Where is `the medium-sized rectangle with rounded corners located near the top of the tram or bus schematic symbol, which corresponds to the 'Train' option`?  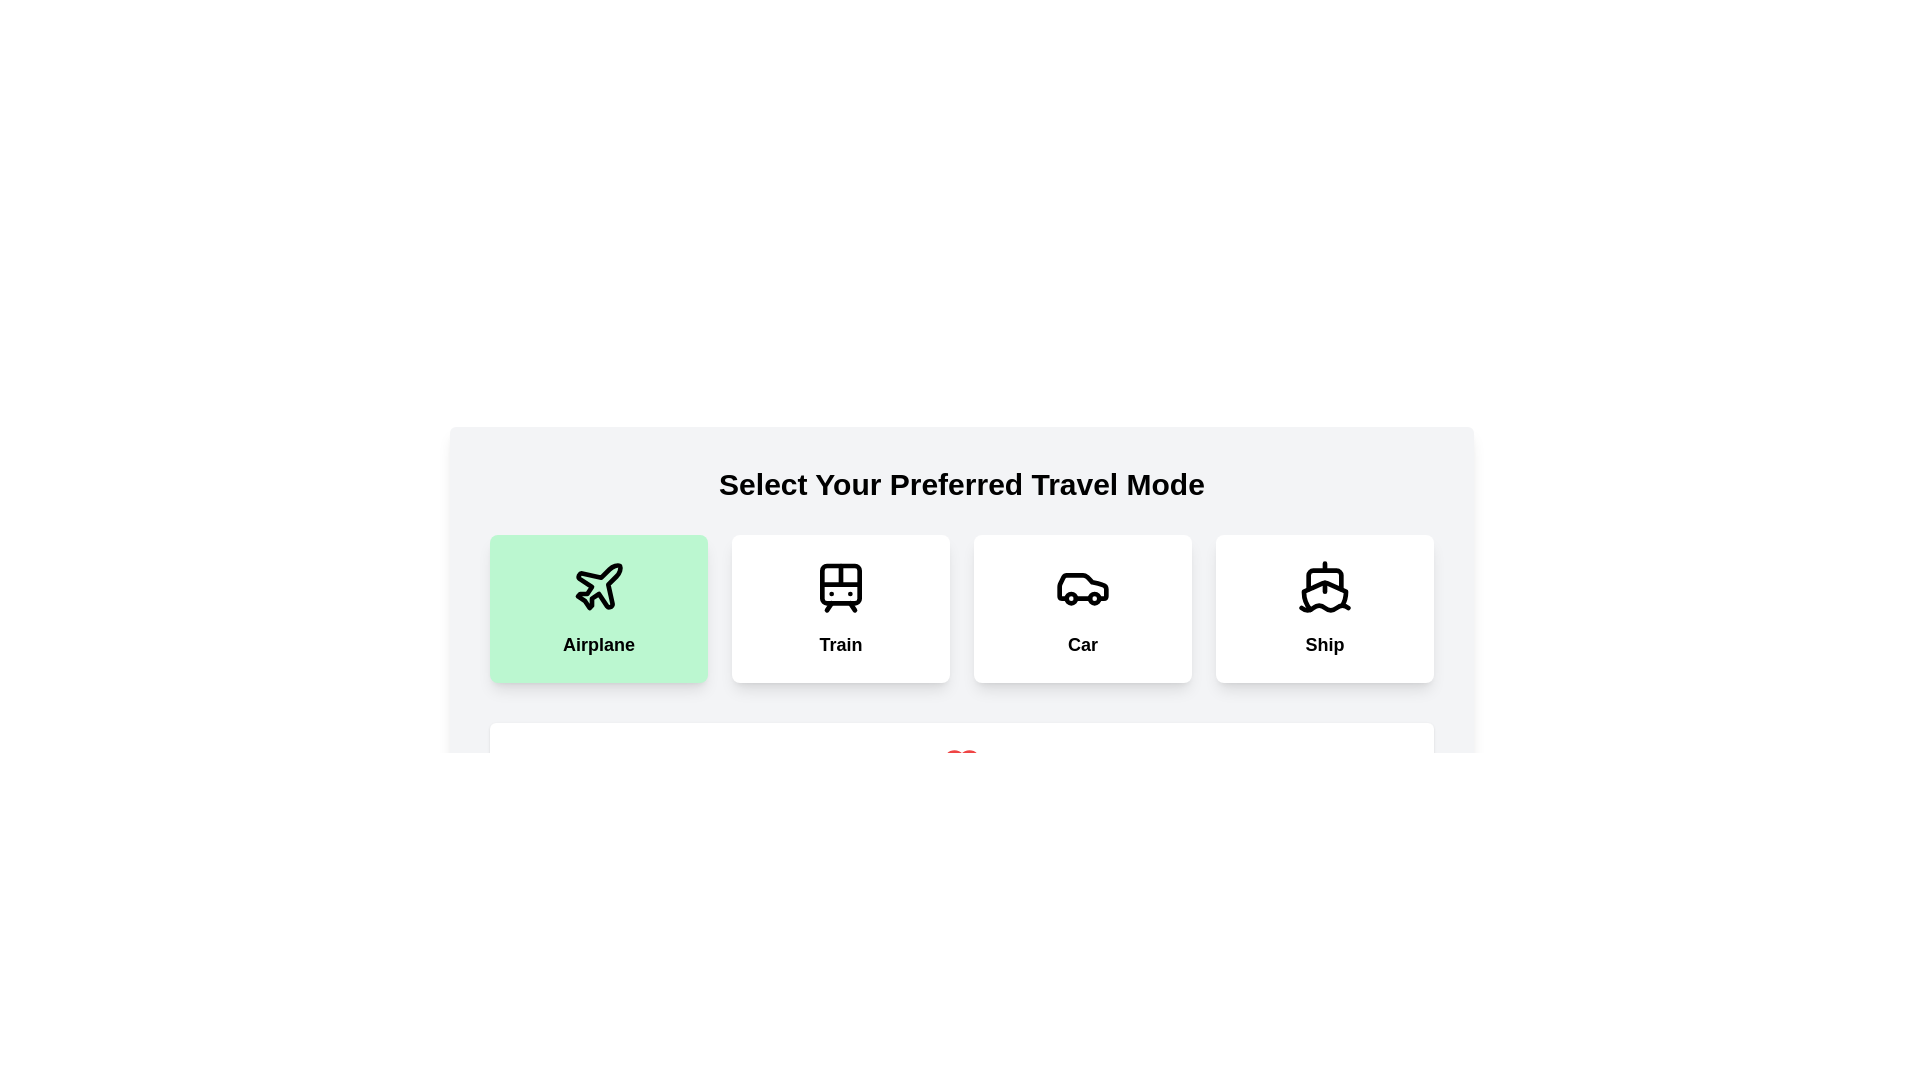
the medium-sized rectangle with rounded corners located near the top of the tram or bus schematic symbol, which corresponds to the 'Train' option is located at coordinates (840, 583).